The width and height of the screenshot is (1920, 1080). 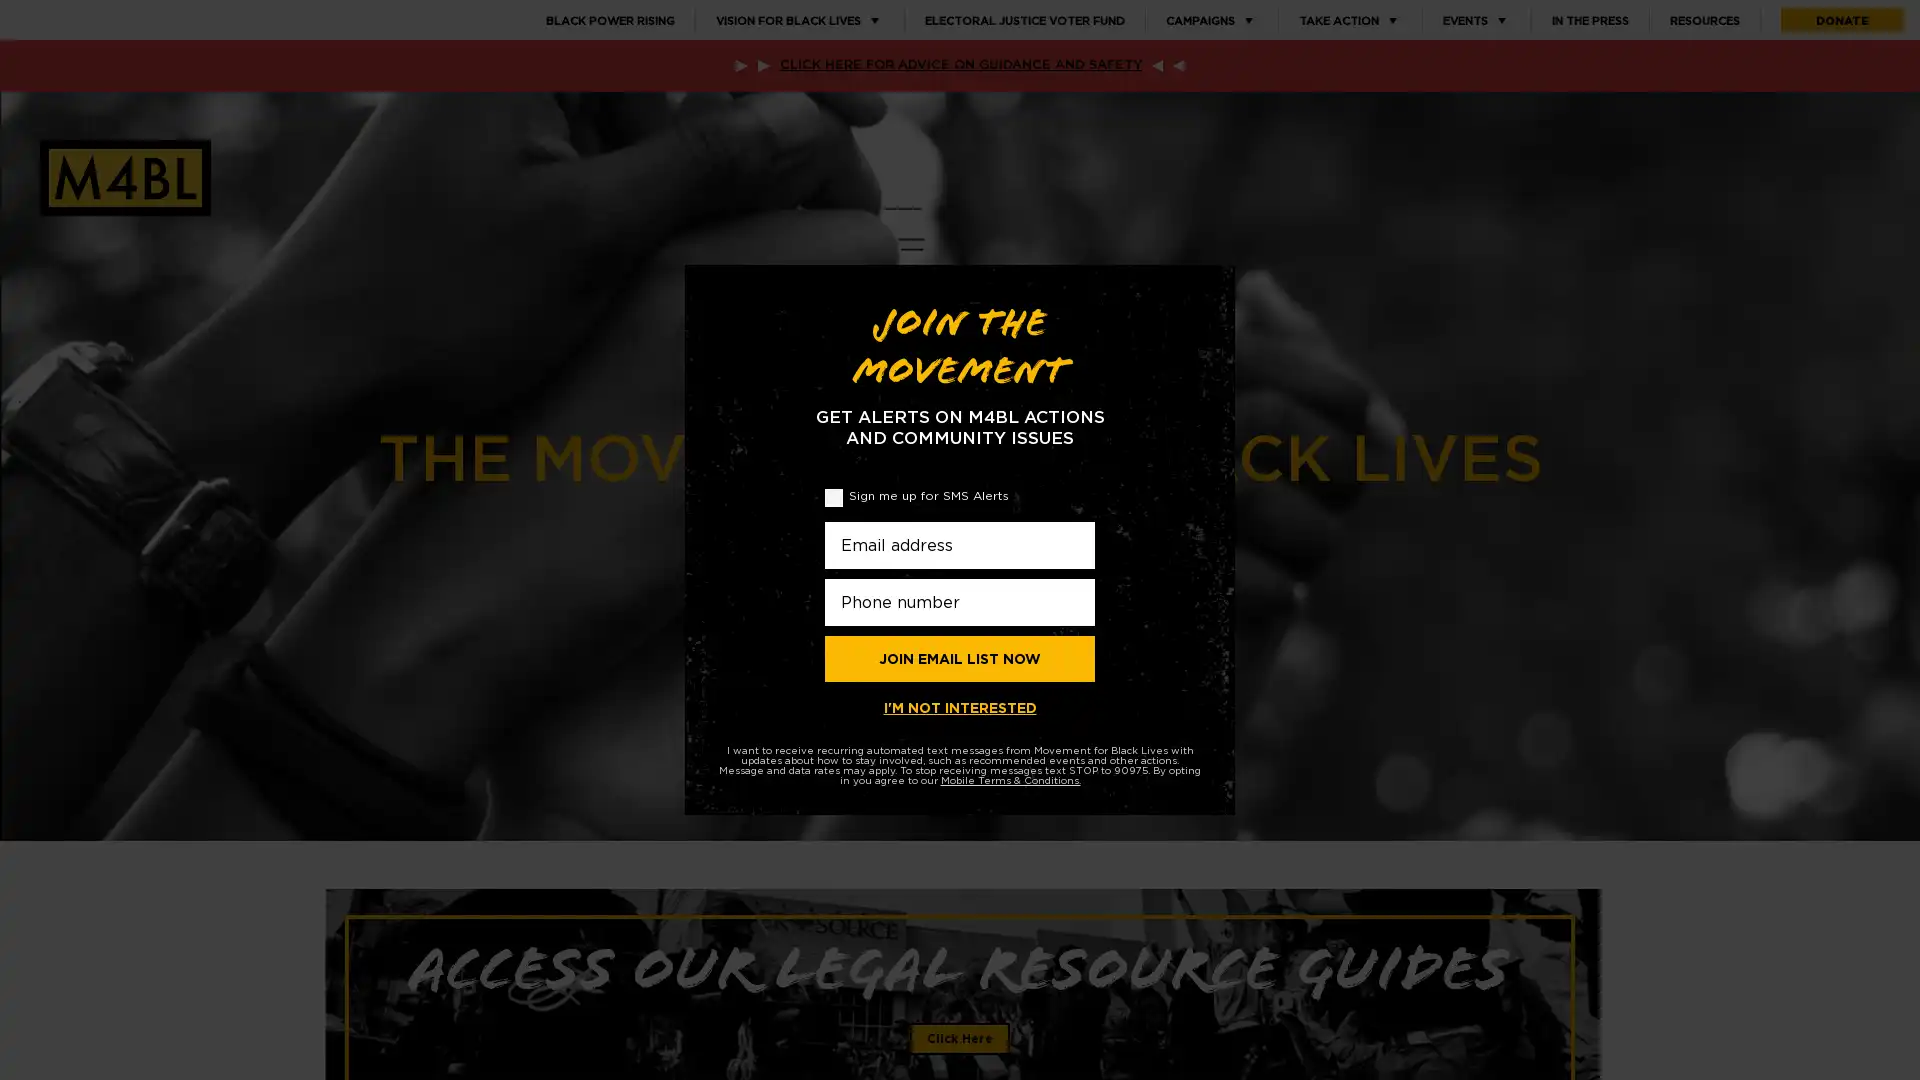 What do you see at coordinates (960, 707) in the screenshot?
I see `I'M NOT INTERESTED` at bounding box center [960, 707].